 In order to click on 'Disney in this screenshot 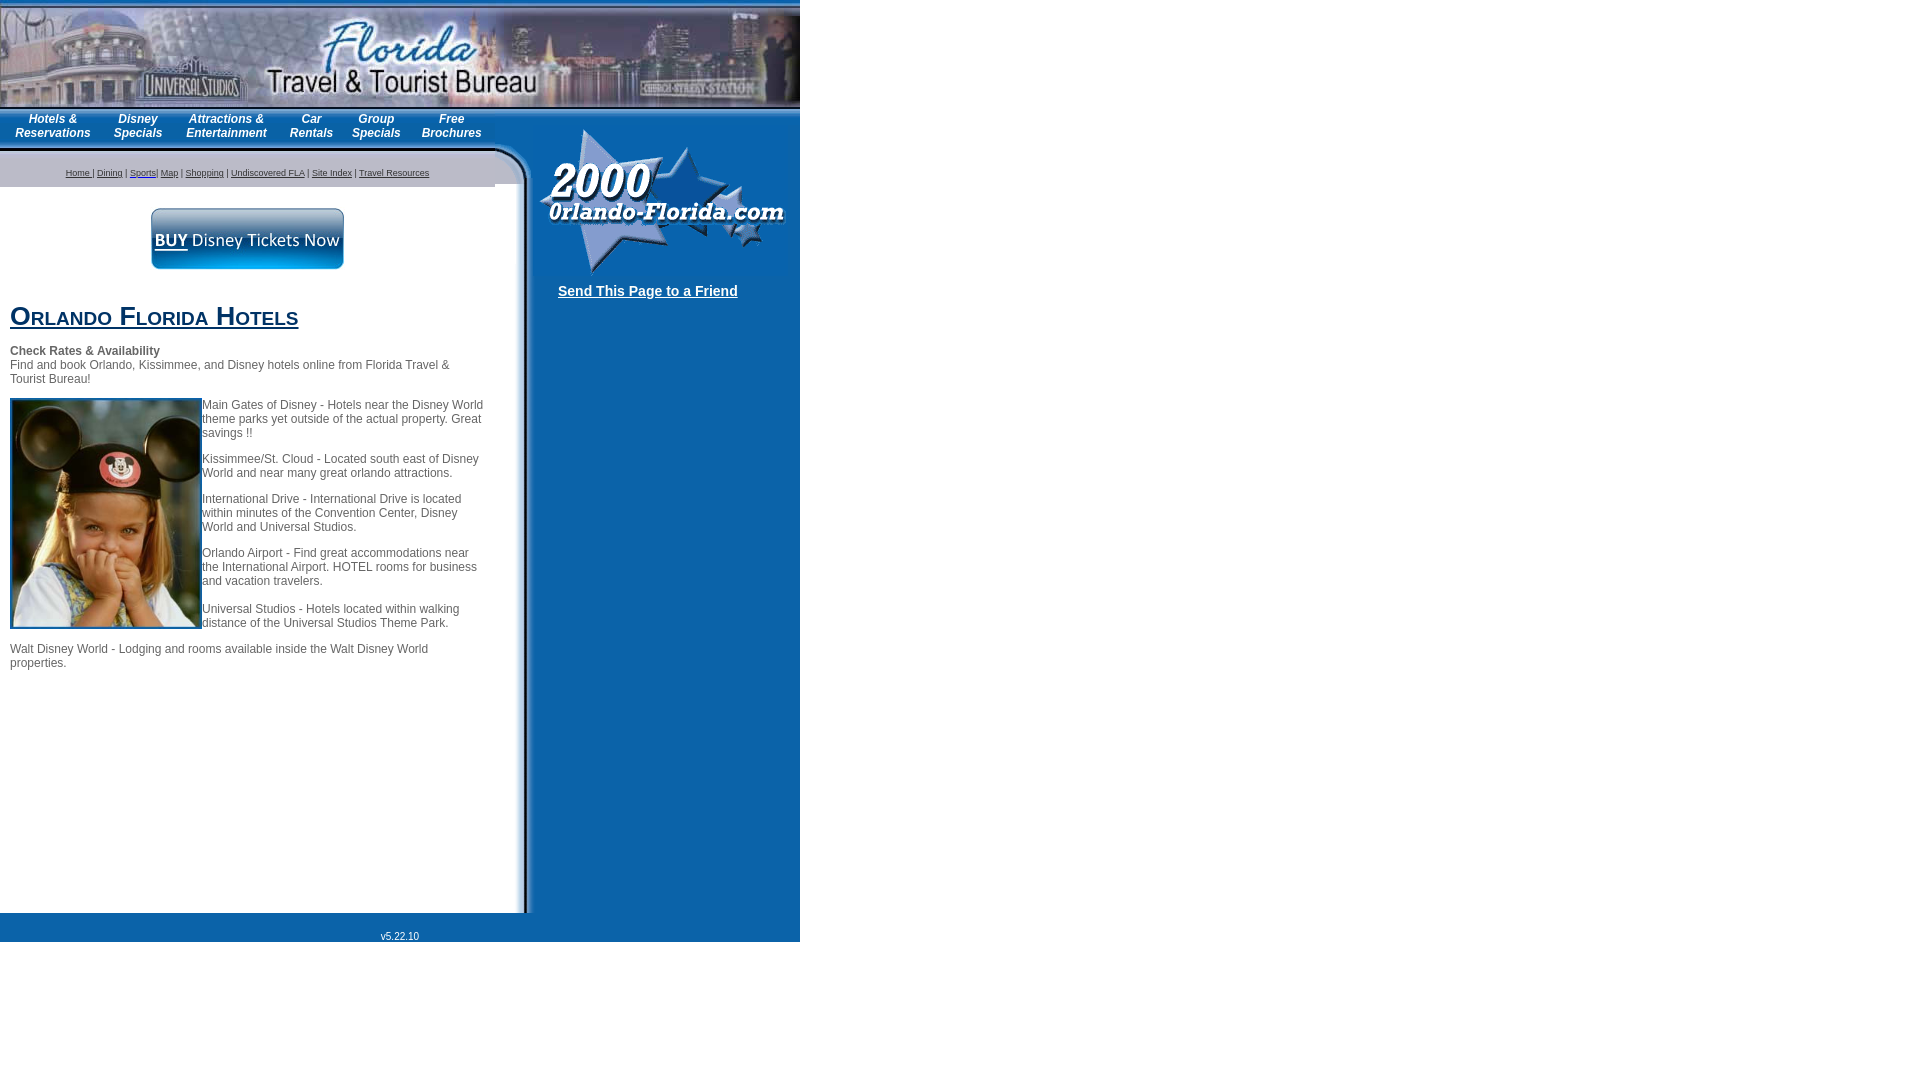, I will do `click(113, 126)`.